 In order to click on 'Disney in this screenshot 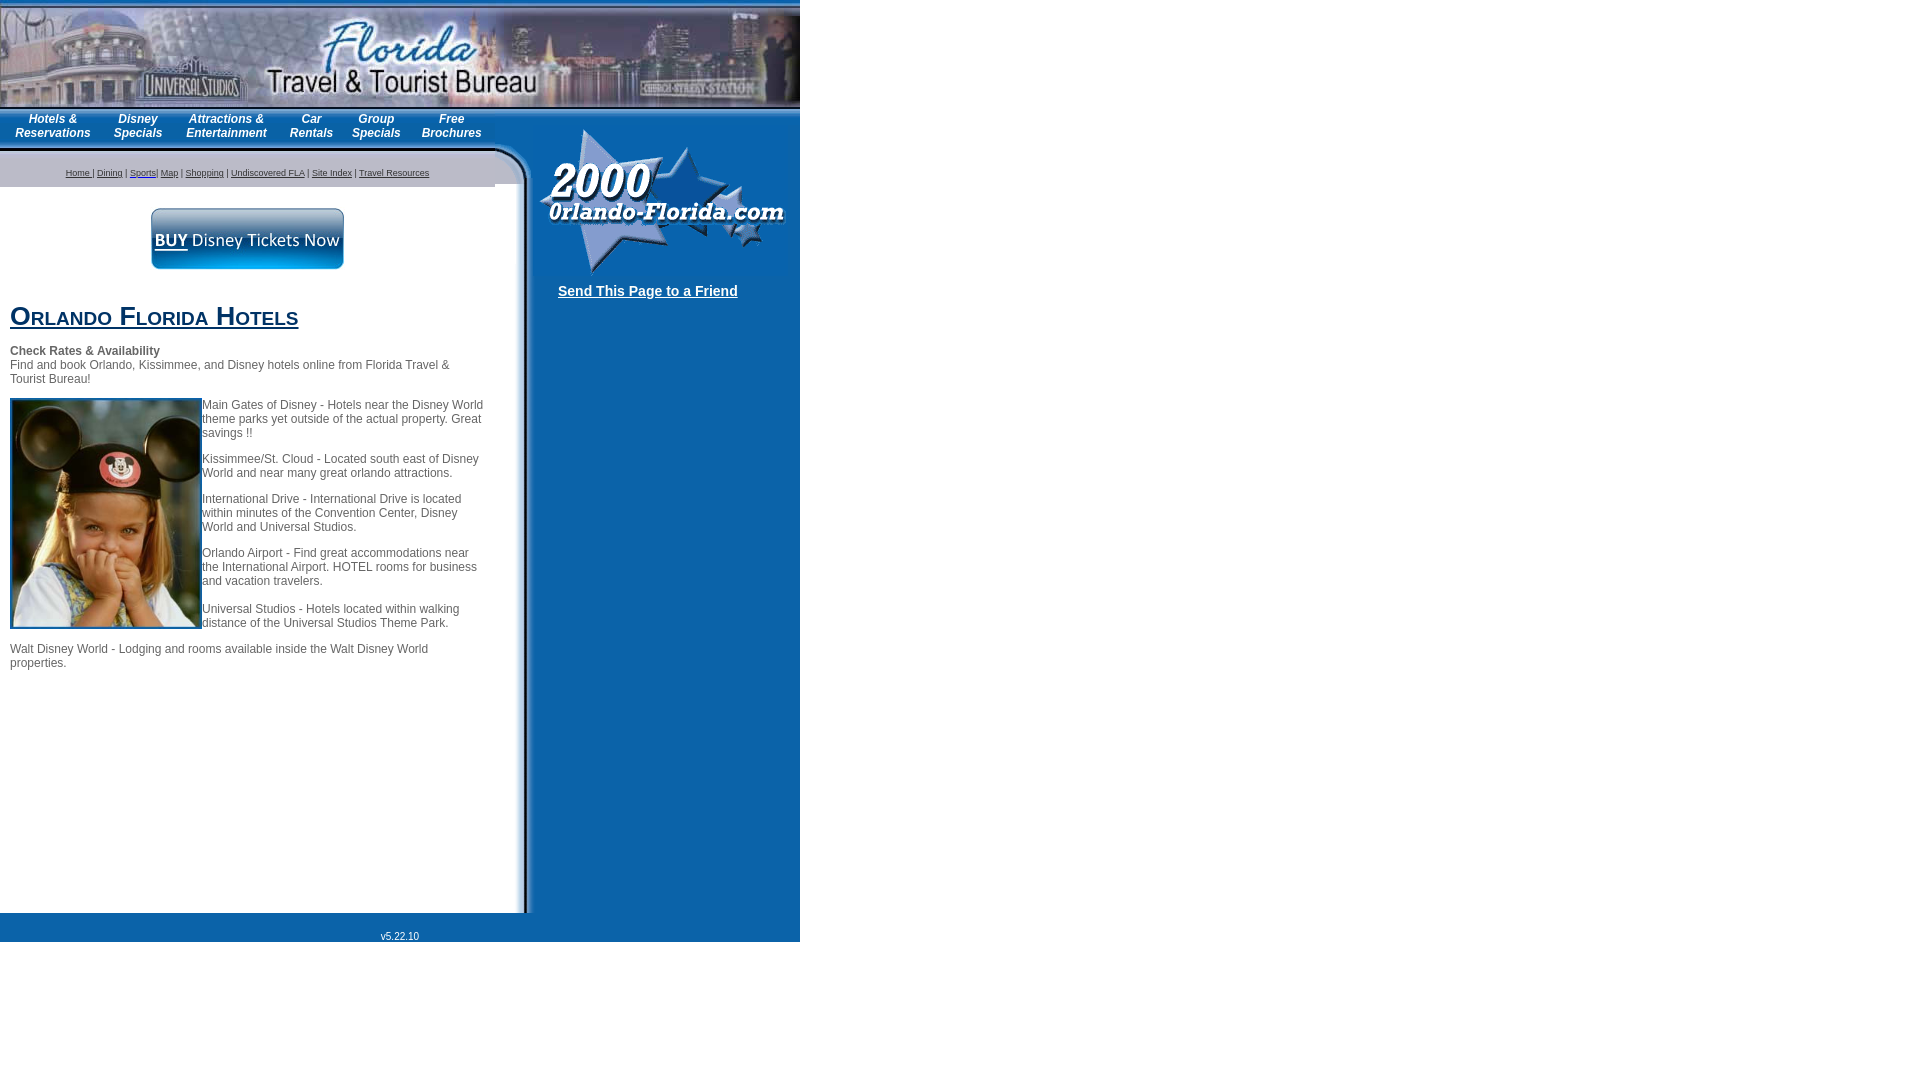, I will do `click(113, 126)`.